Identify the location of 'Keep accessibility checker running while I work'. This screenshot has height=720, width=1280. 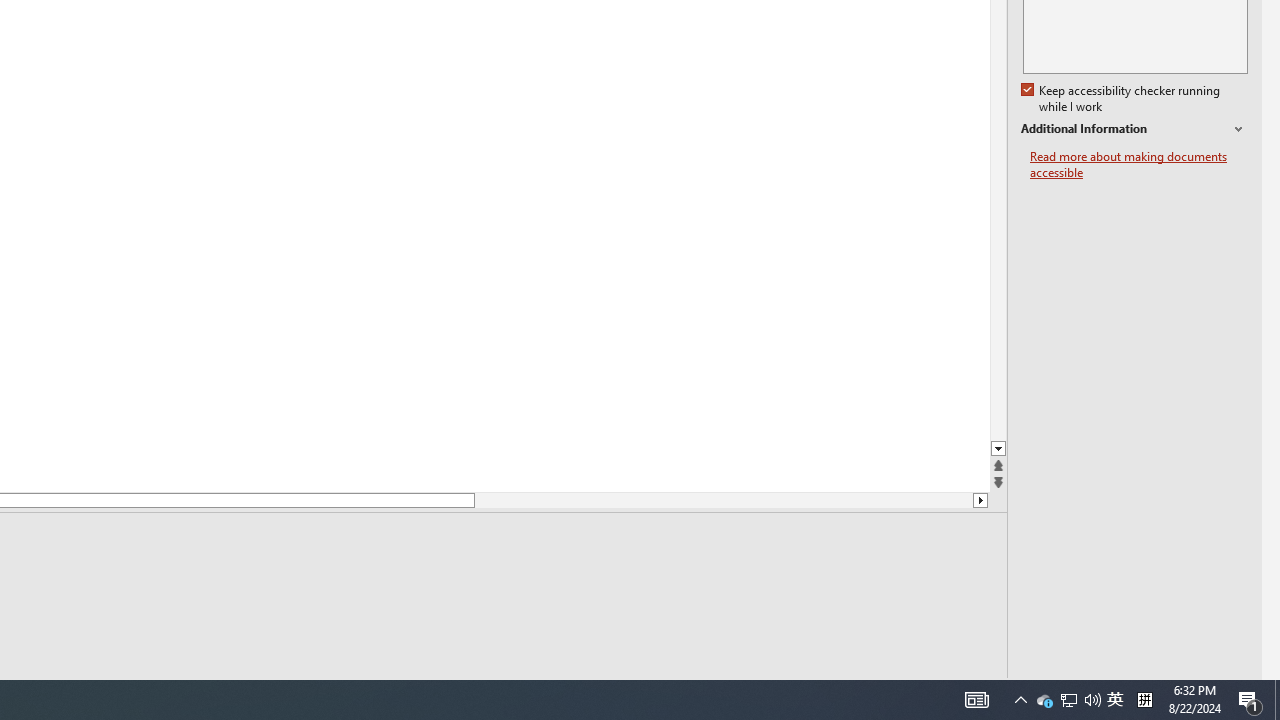
(1122, 99).